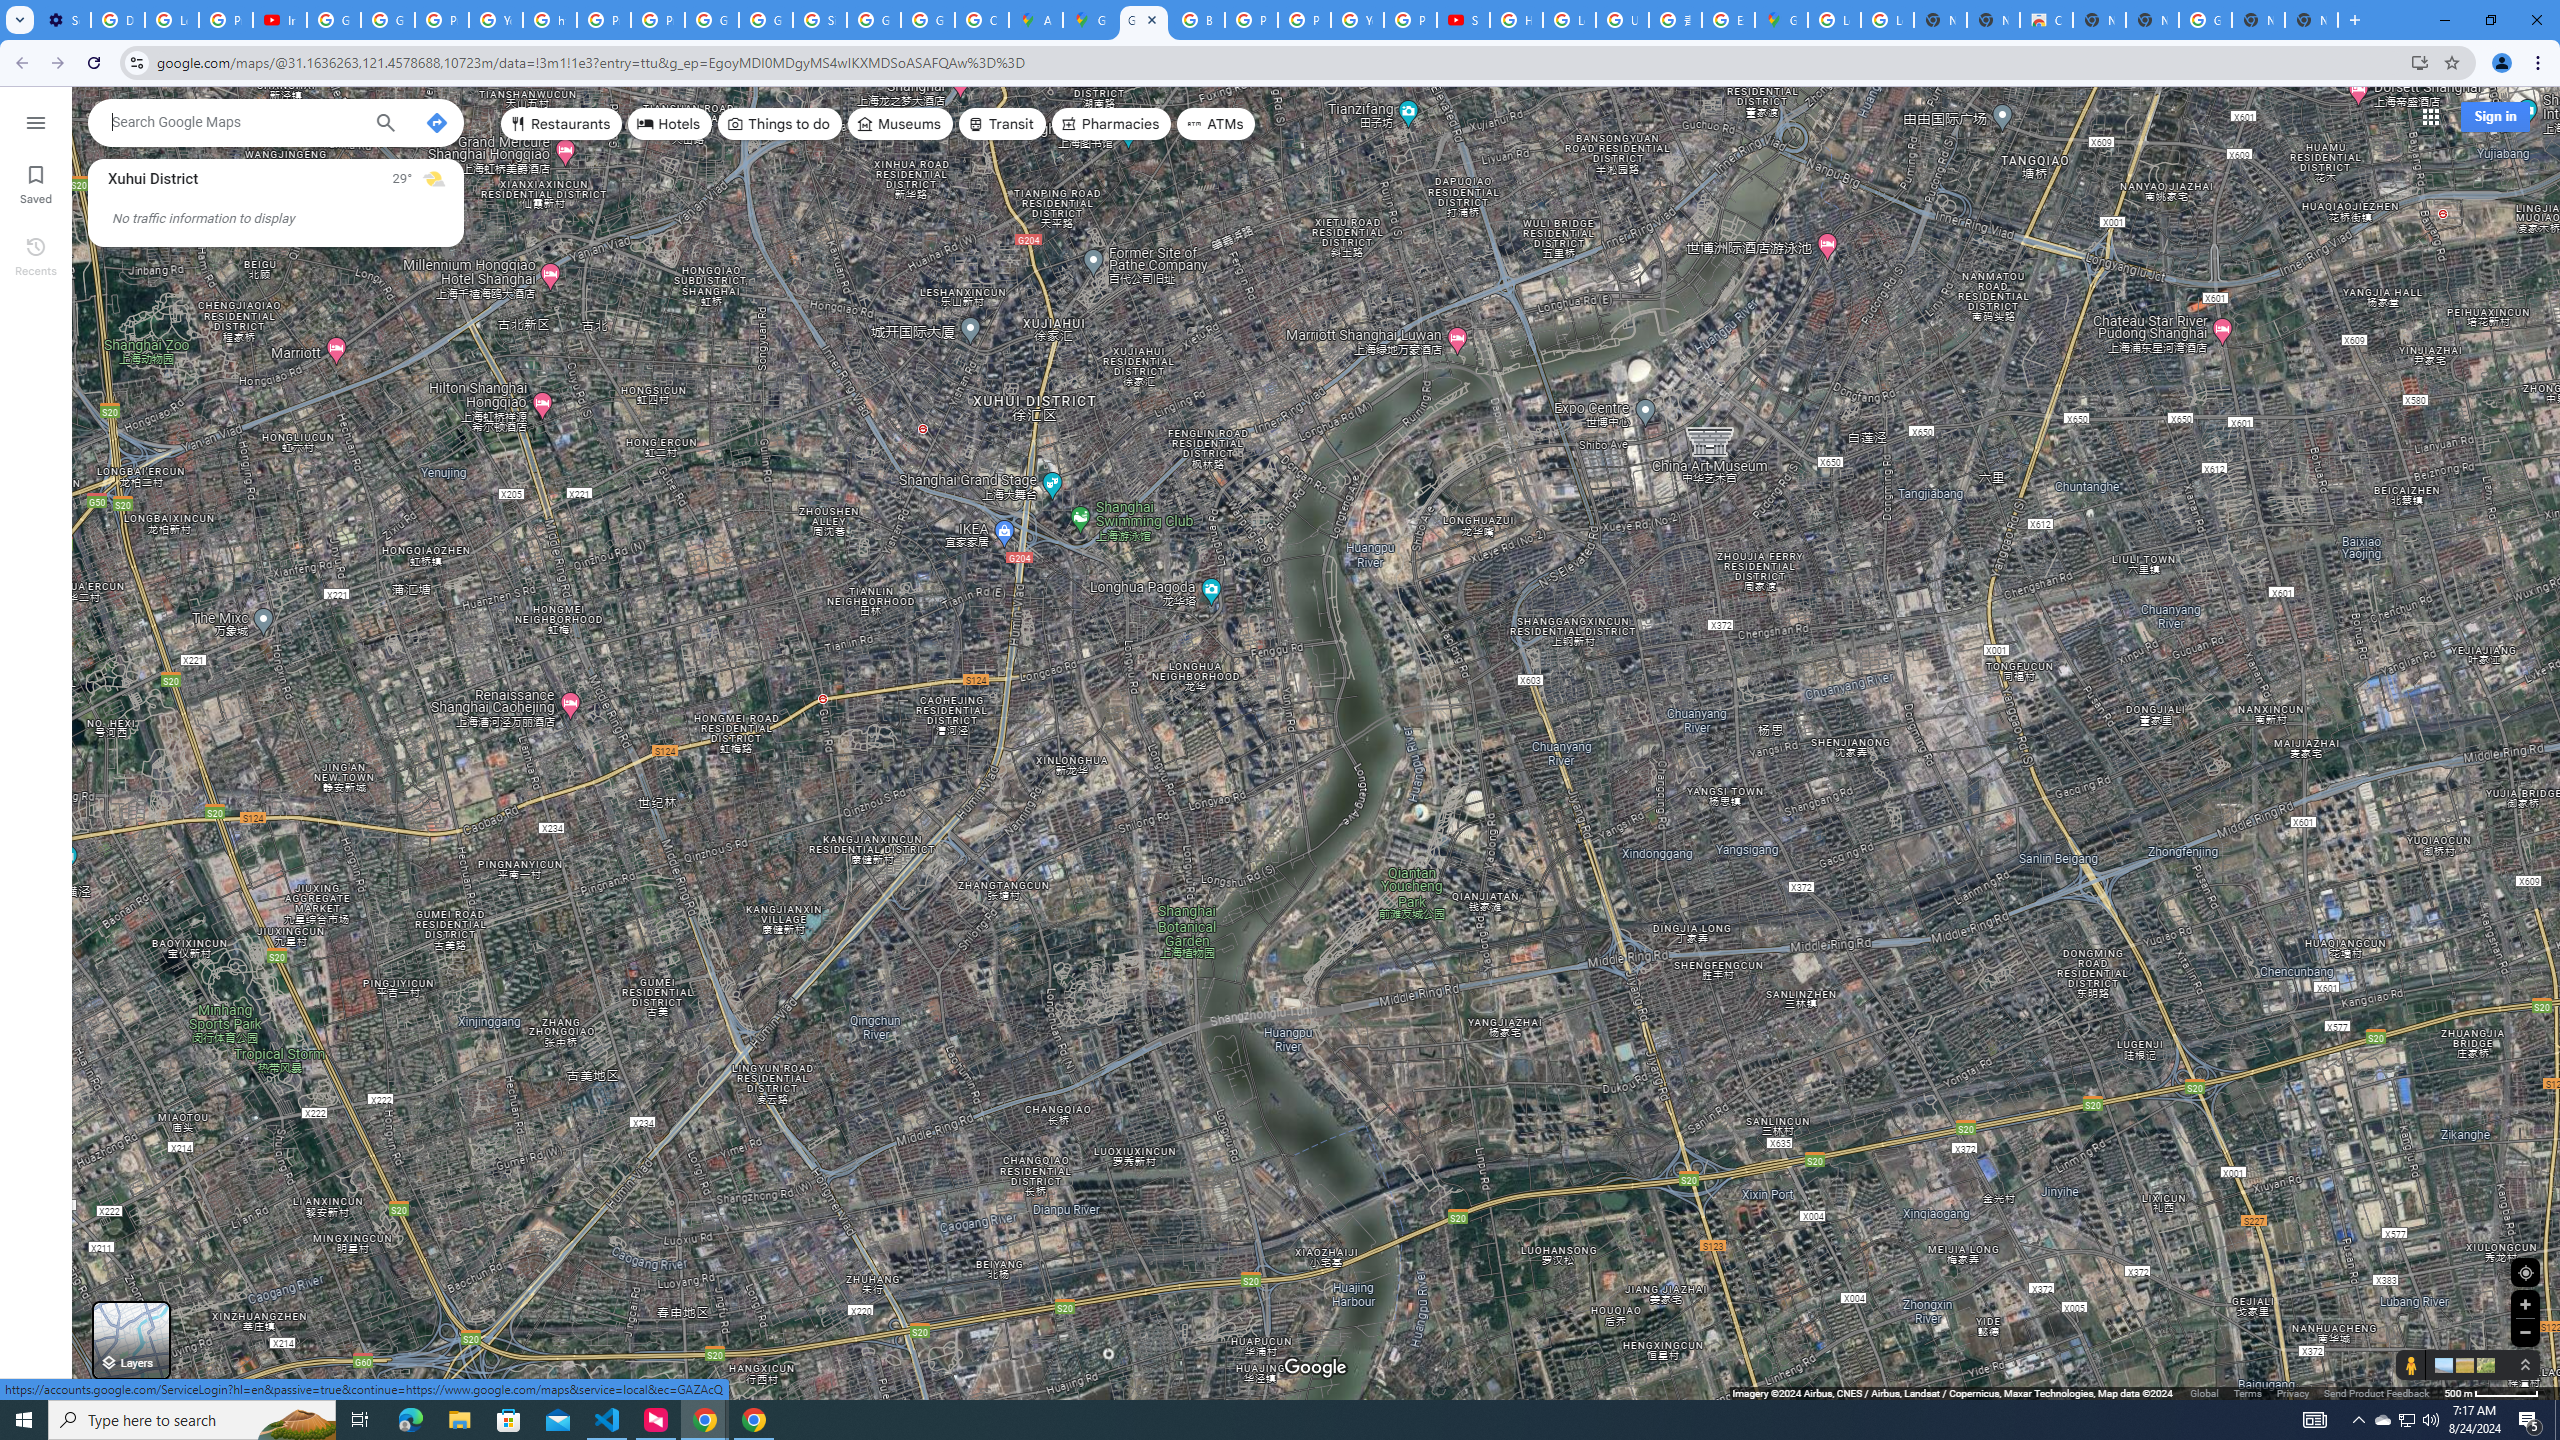 The height and width of the screenshot is (1440, 2560). I want to click on 'YouTube', so click(1356, 19).